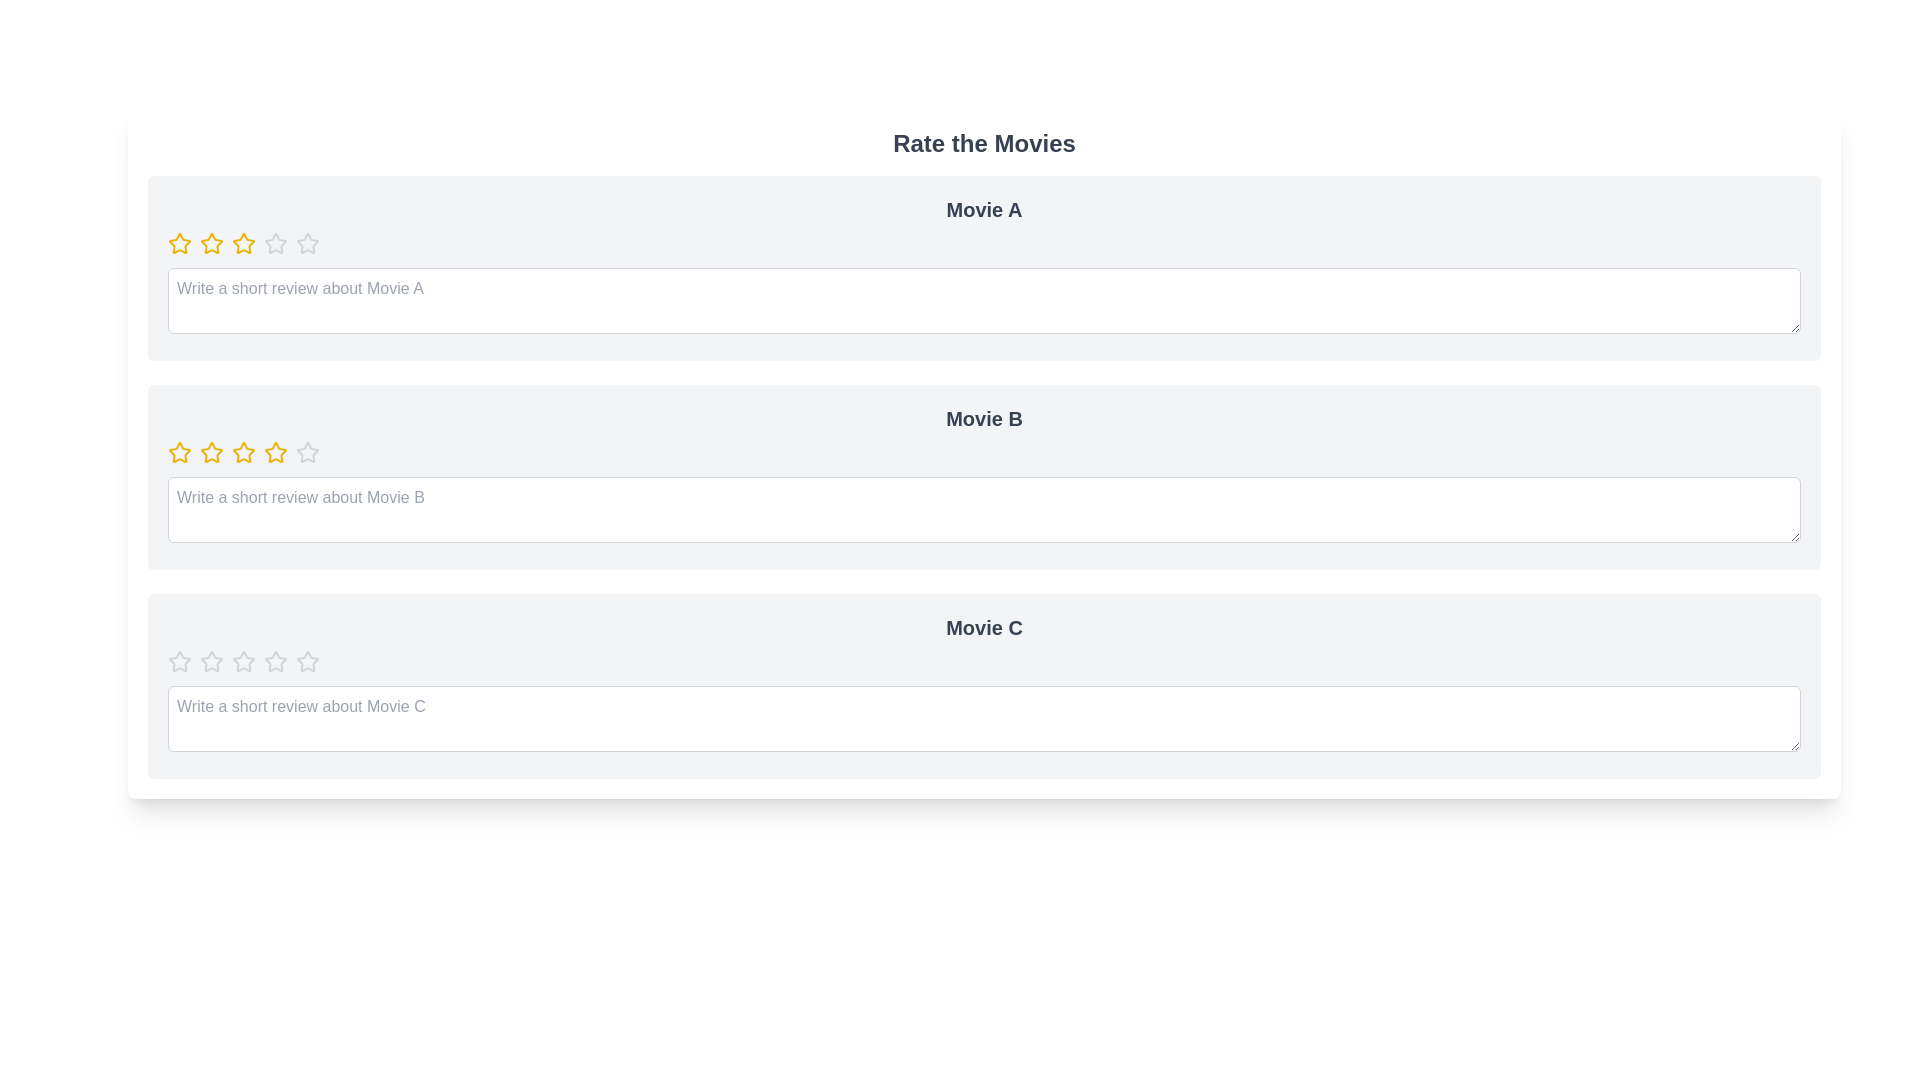  What do you see at coordinates (243, 242) in the screenshot?
I see `the rating of a movie to 3 stars` at bounding box center [243, 242].